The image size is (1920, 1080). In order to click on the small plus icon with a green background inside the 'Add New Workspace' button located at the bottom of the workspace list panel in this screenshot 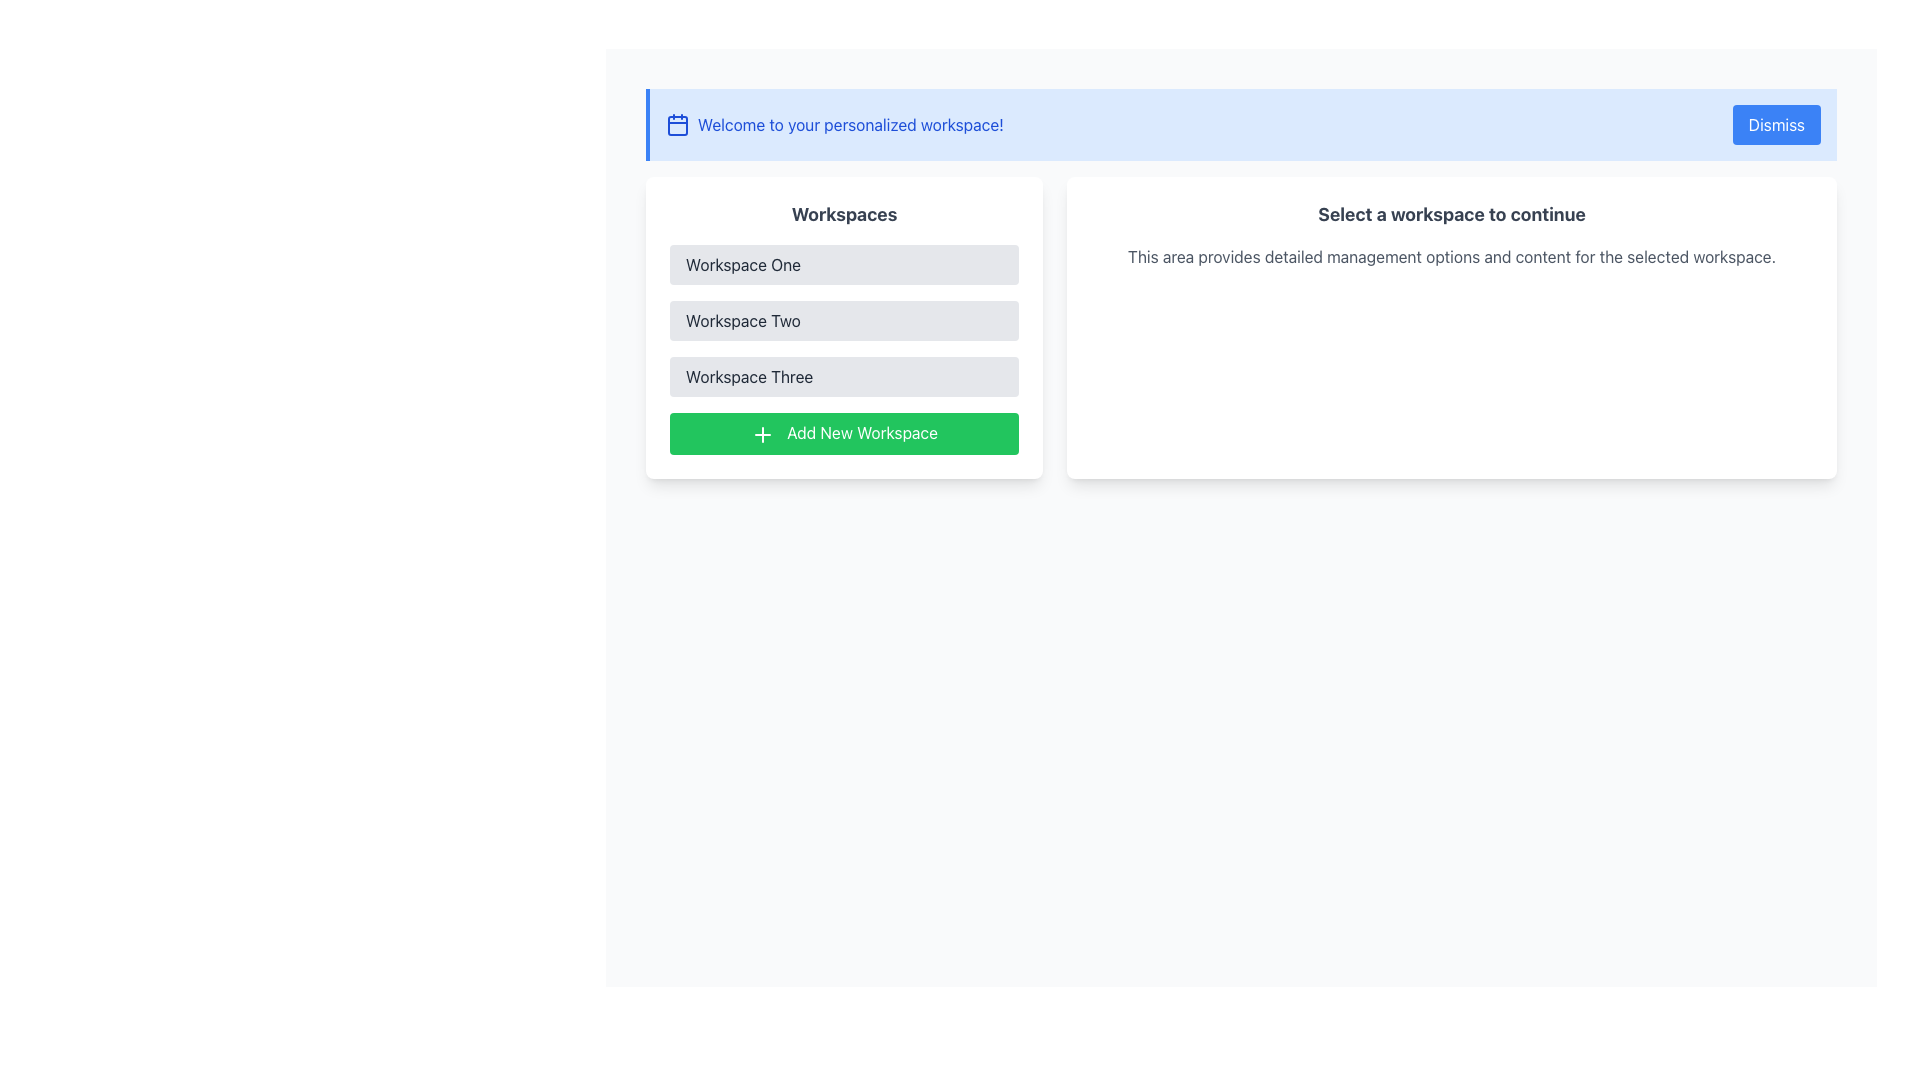, I will do `click(762, 433)`.